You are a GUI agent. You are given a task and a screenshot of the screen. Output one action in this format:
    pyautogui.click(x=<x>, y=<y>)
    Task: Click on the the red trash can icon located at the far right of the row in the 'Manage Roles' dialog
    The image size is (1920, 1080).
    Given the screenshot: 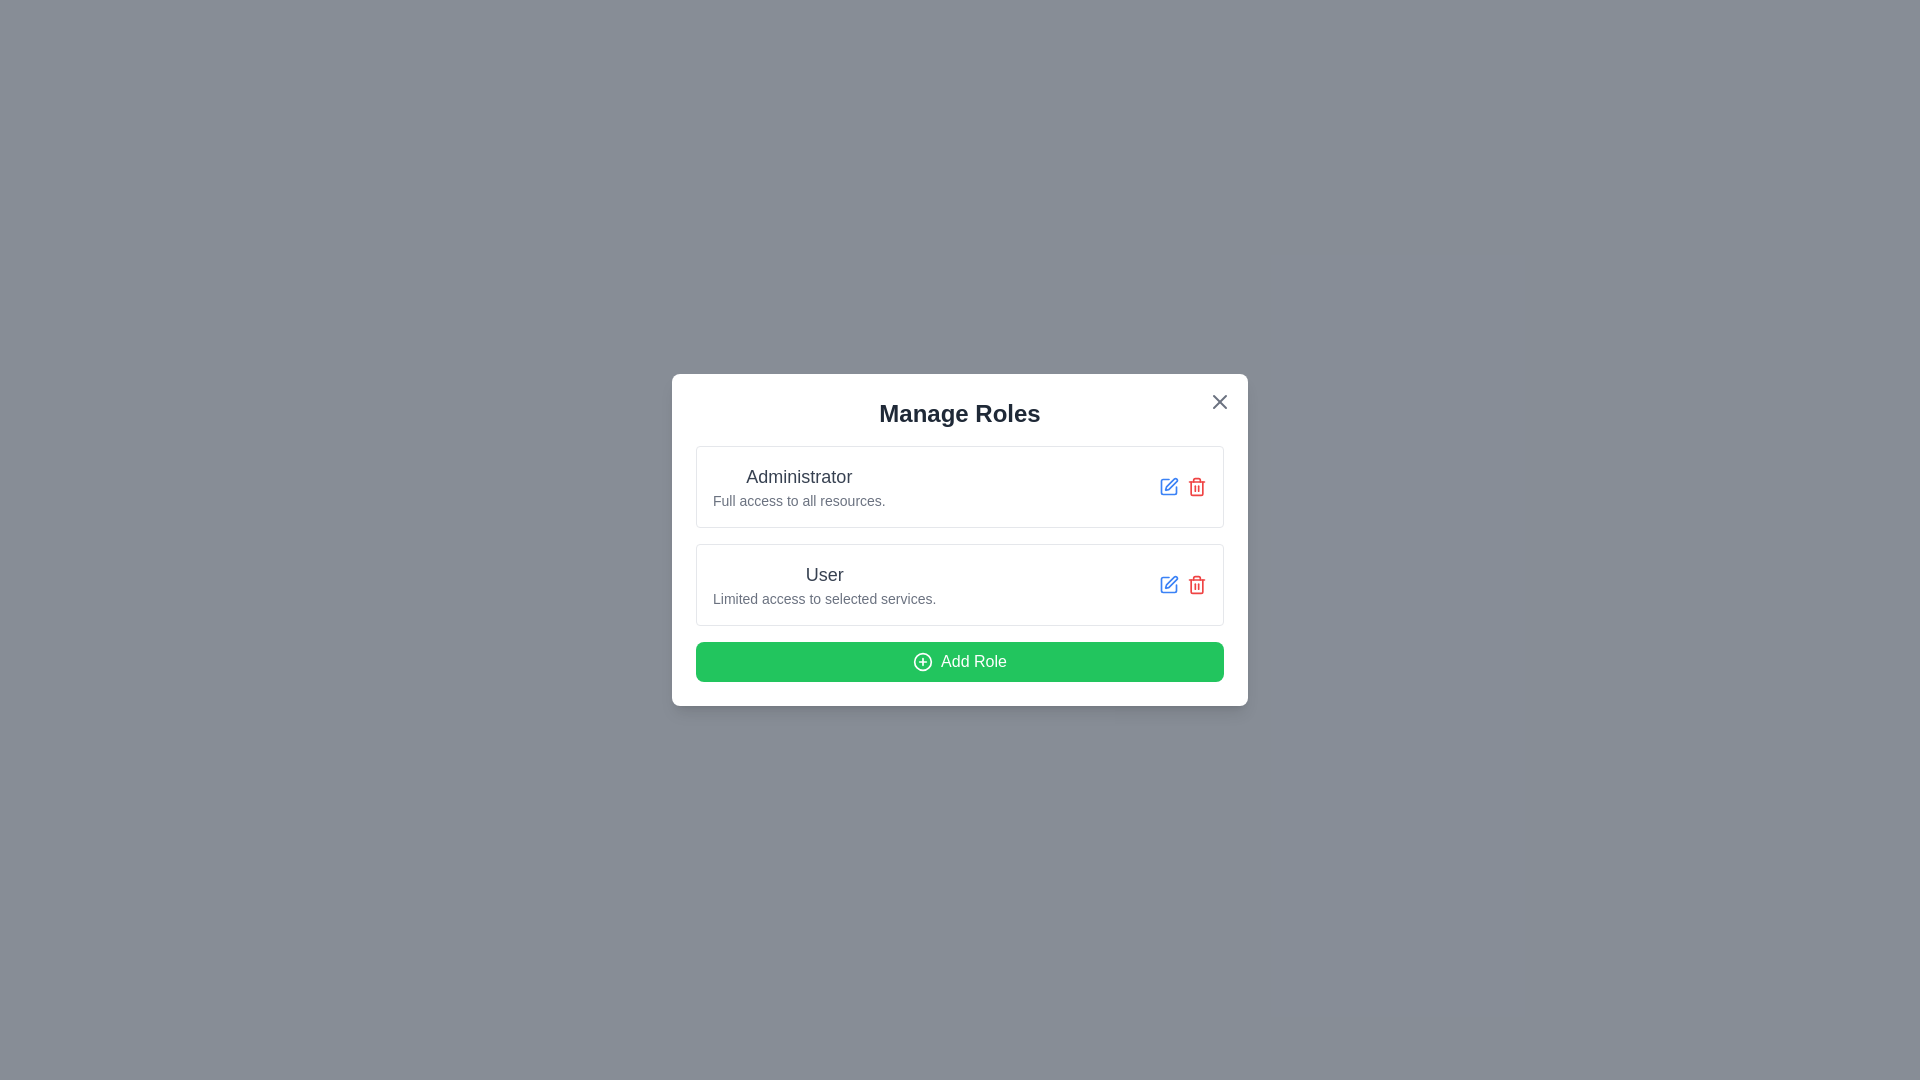 What is the action you would take?
    pyautogui.click(x=1196, y=488)
    